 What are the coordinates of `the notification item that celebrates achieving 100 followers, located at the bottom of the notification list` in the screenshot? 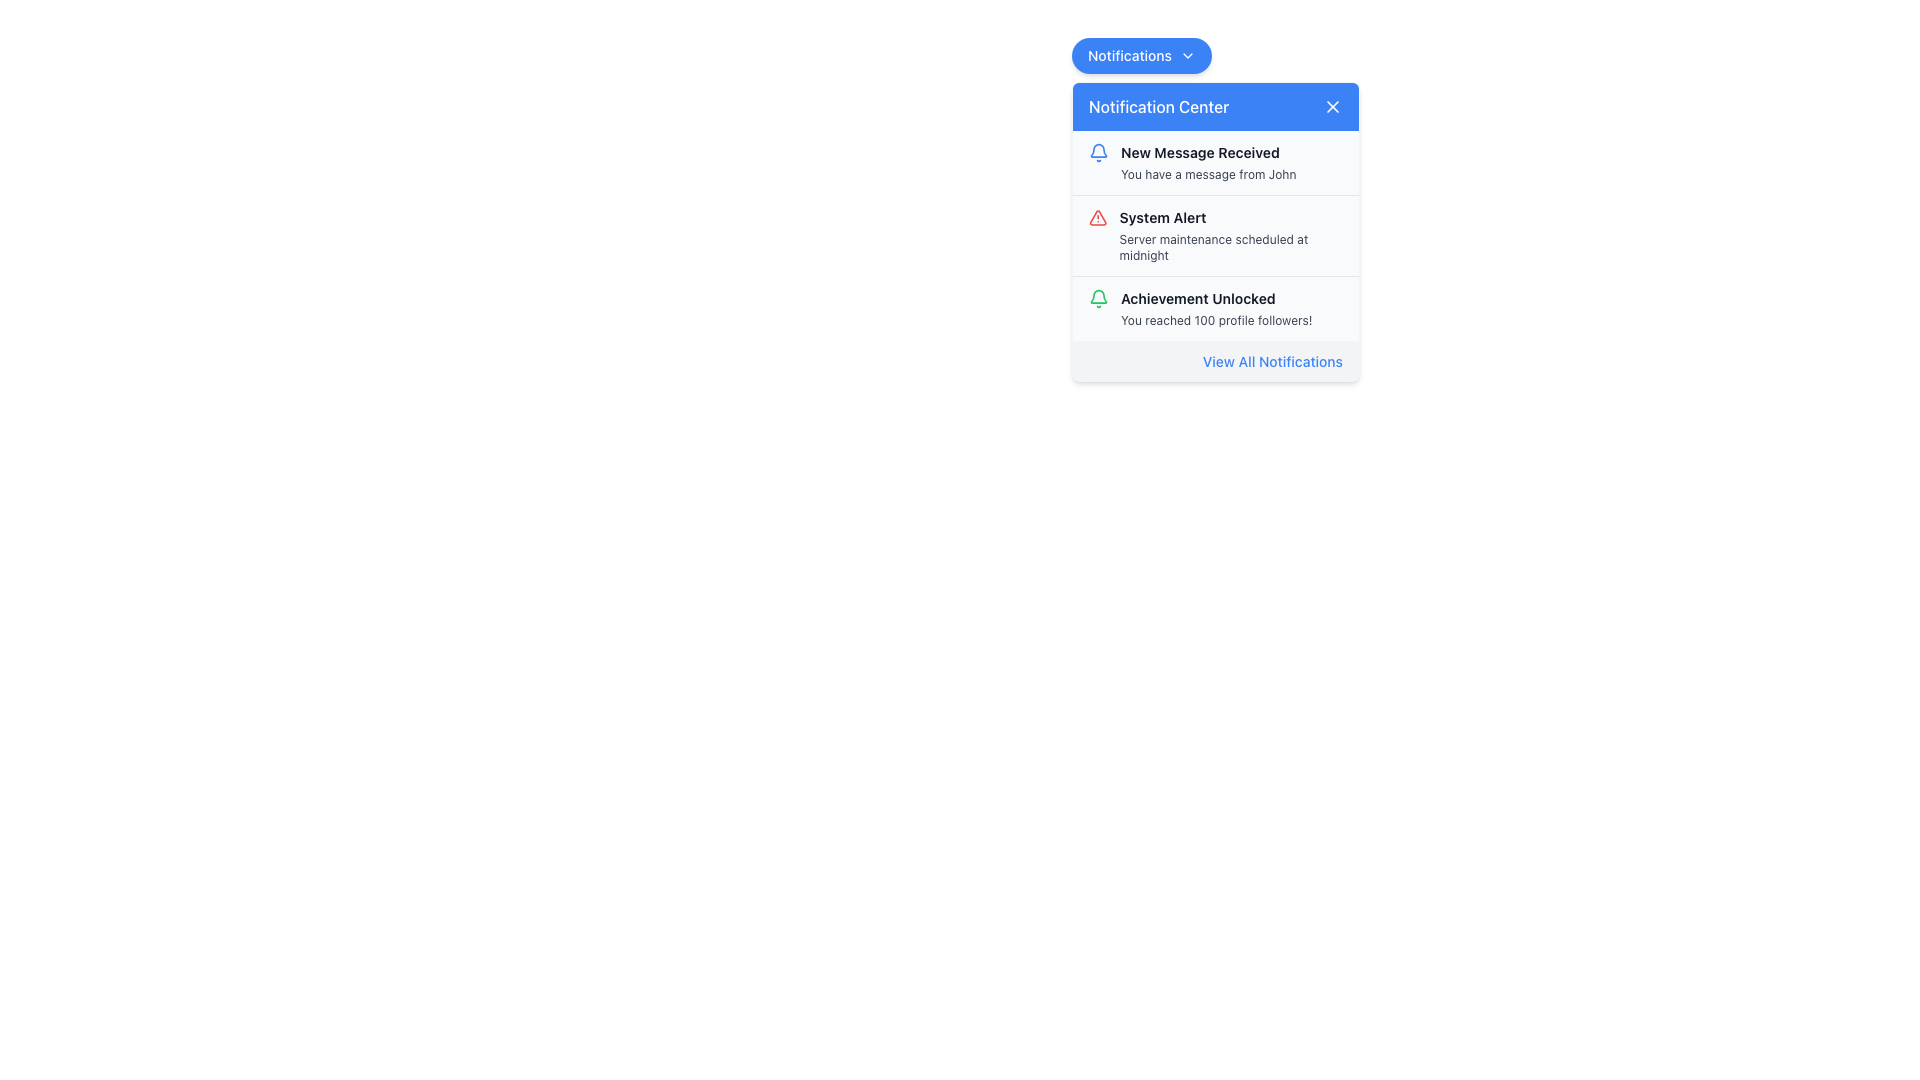 It's located at (1214, 308).